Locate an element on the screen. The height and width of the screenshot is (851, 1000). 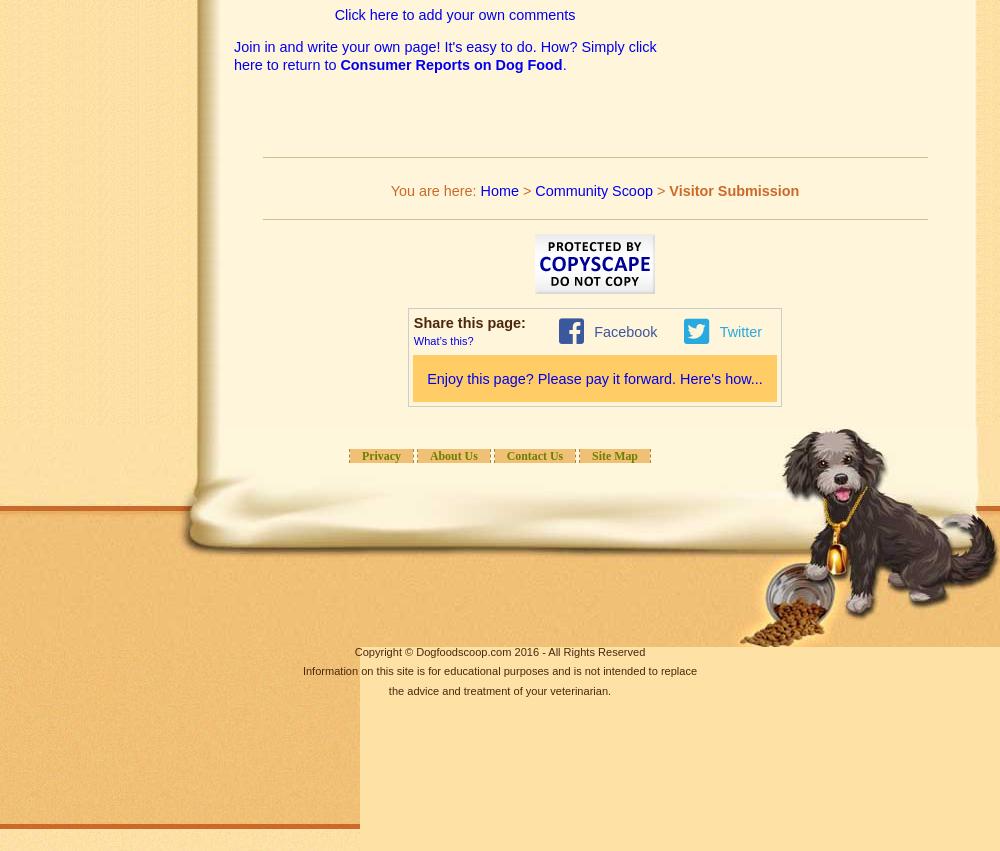
'Share this page:' is located at coordinates (470, 322).